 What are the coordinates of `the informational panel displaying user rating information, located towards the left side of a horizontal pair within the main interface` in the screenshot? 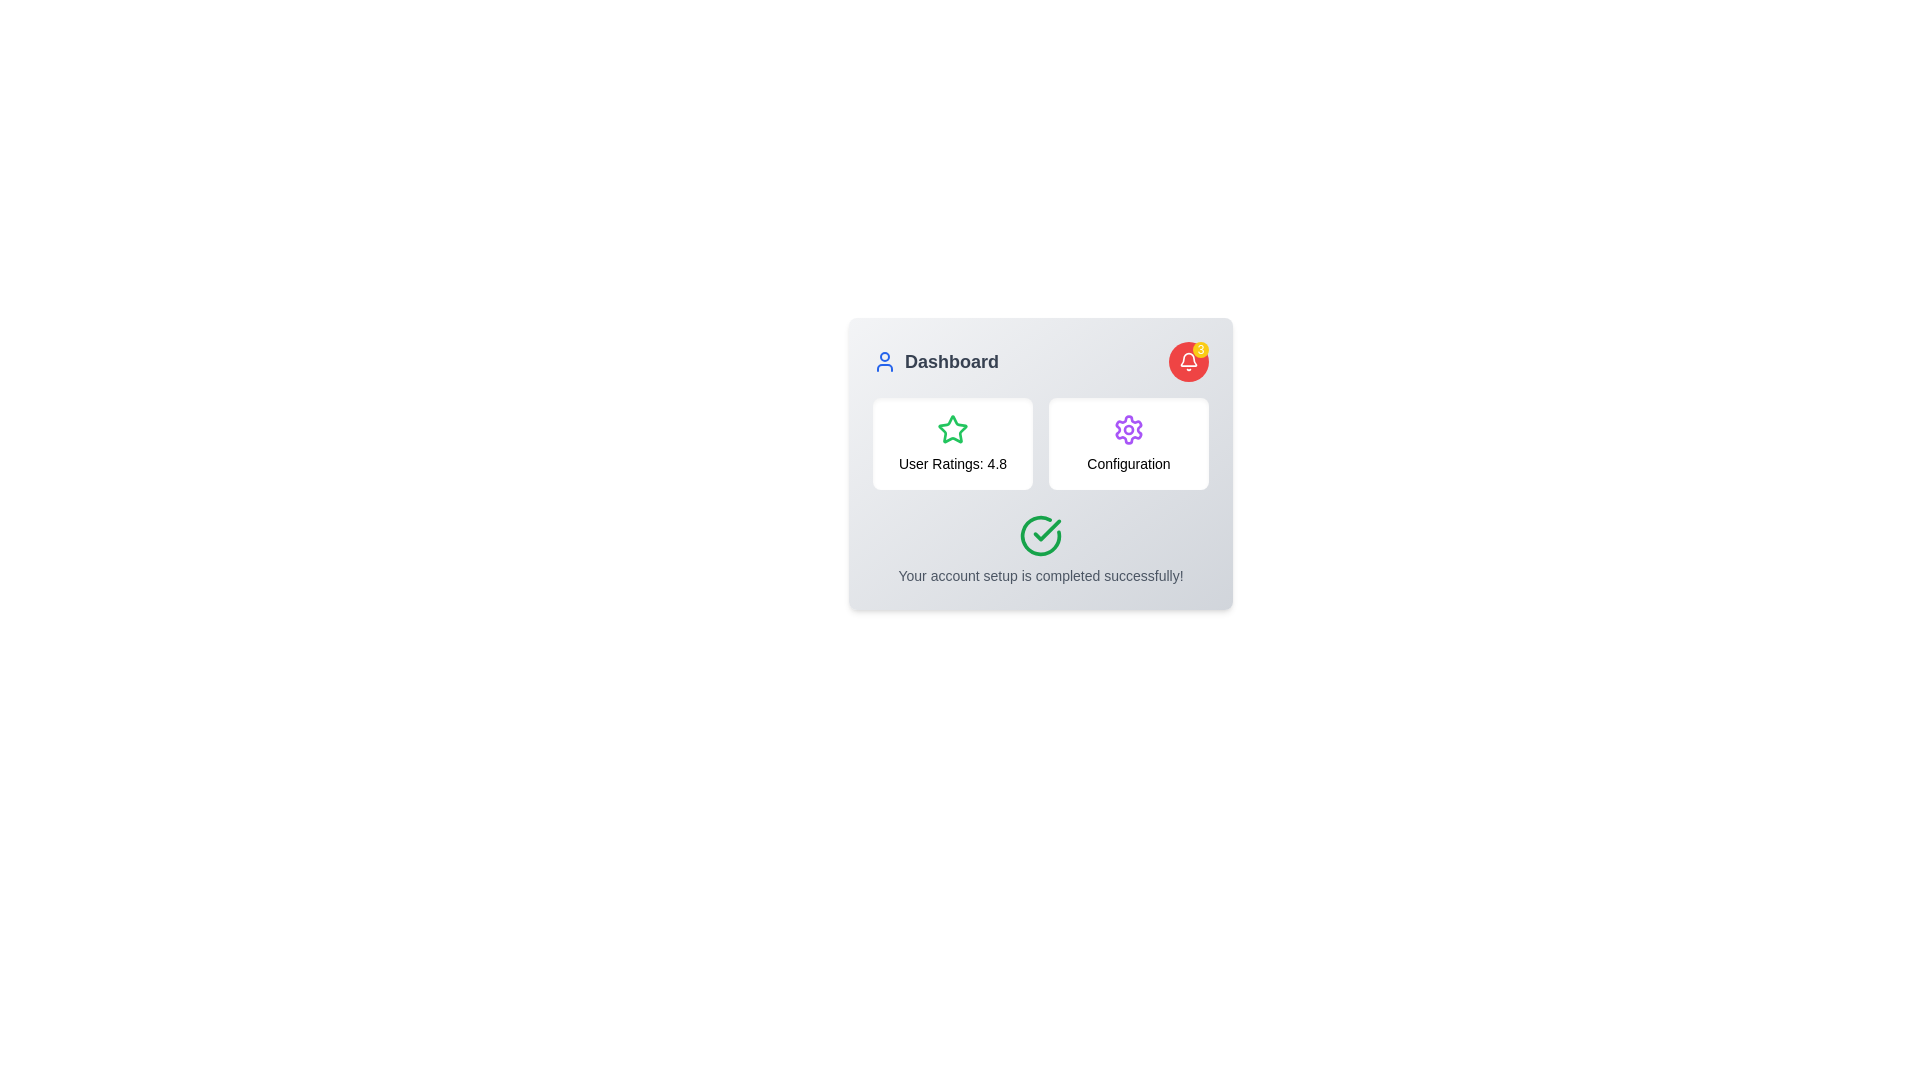 It's located at (952, 442).